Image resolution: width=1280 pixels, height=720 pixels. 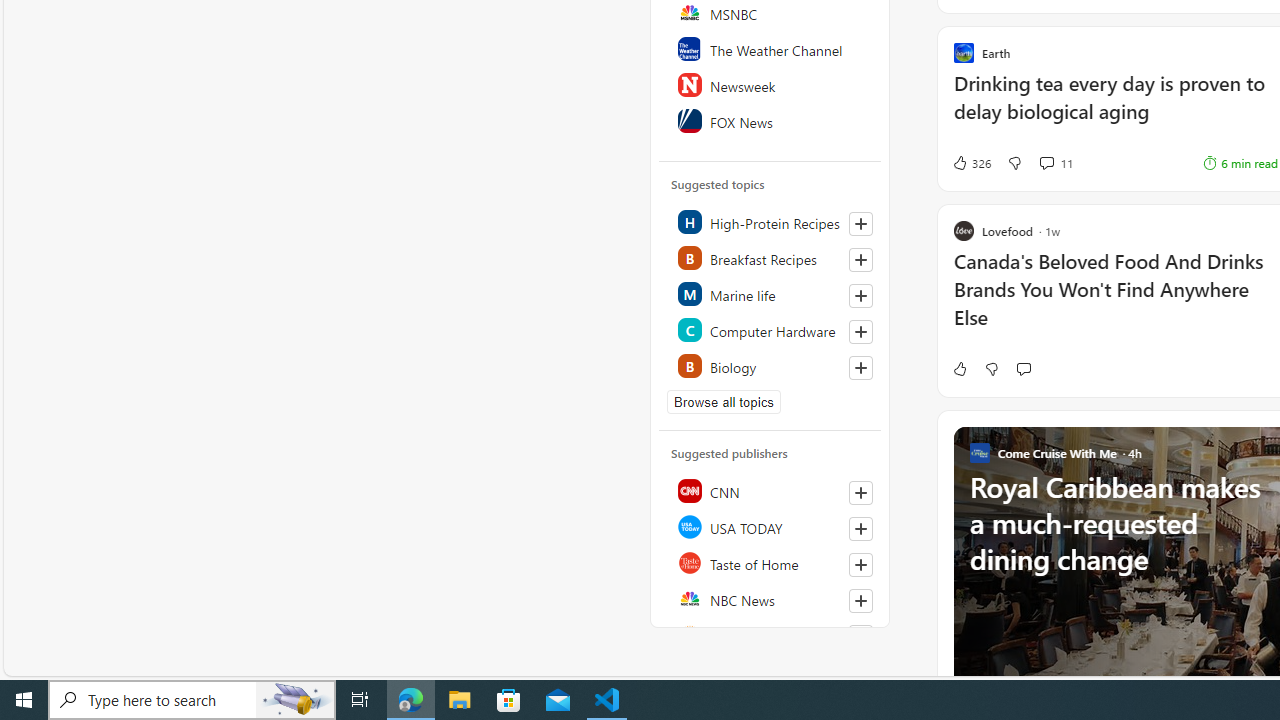 What do you see at coordinates (770, 120) in the screenshot?
I see `'FOX News'` at bounding box center [770, 120].